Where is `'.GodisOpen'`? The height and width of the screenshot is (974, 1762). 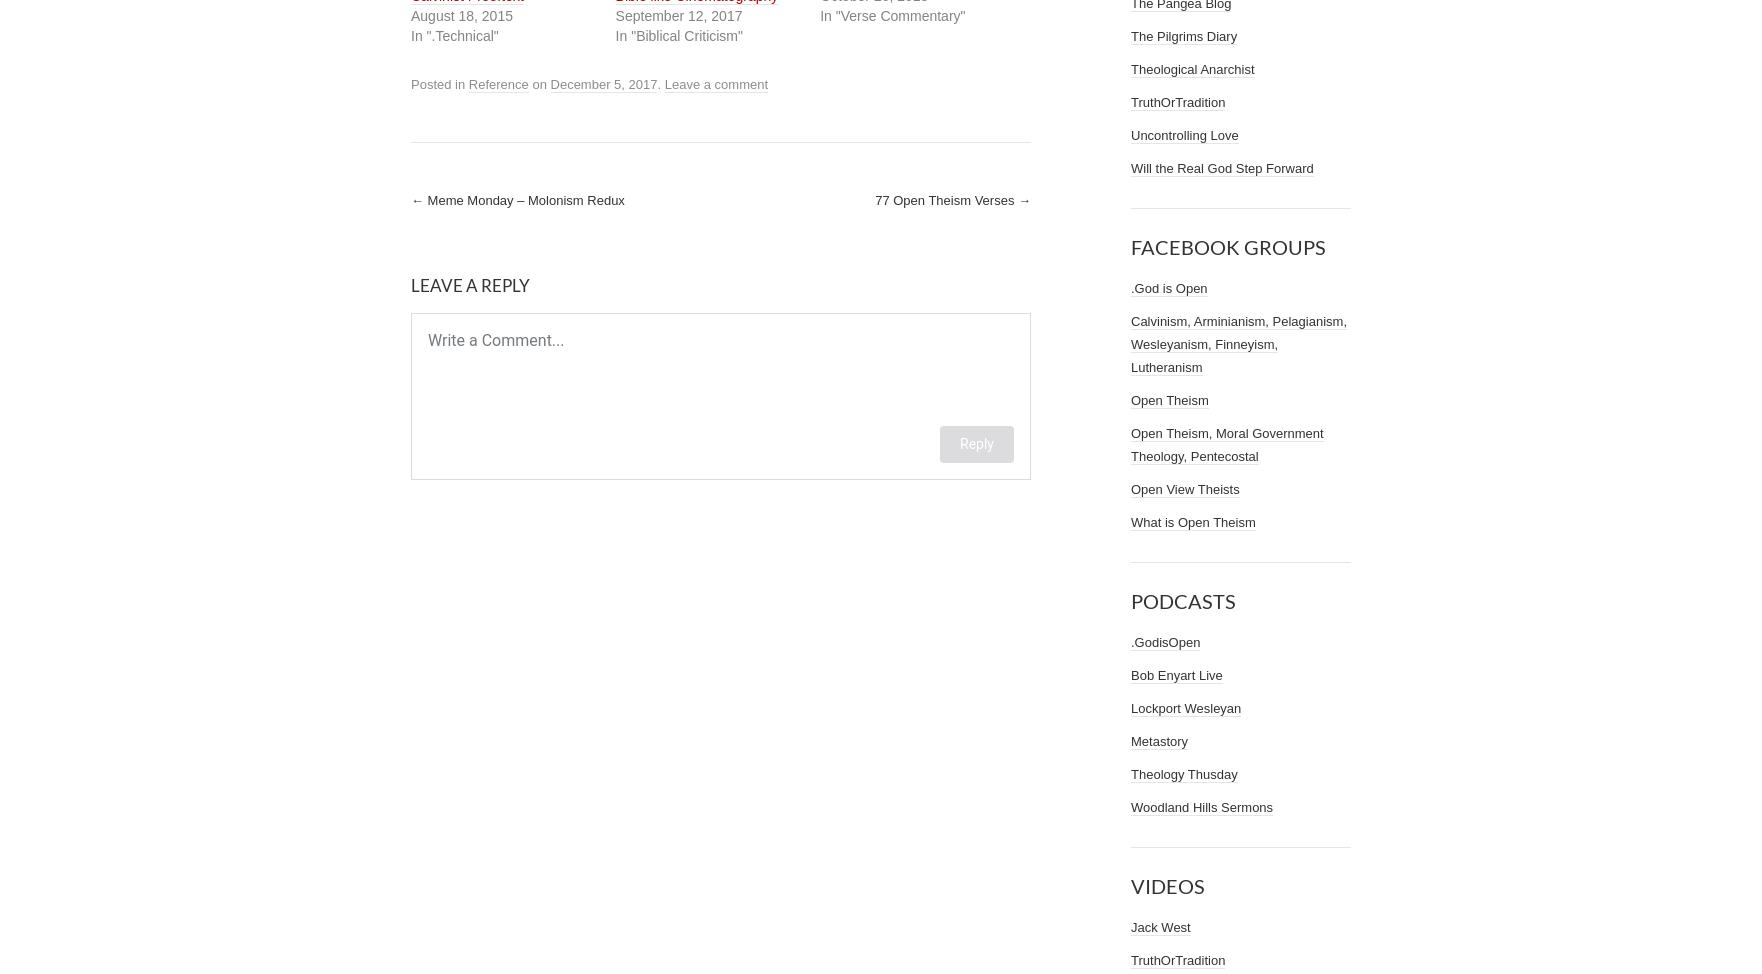 '.GodisOpen' is located at coordinates (1165, 641).